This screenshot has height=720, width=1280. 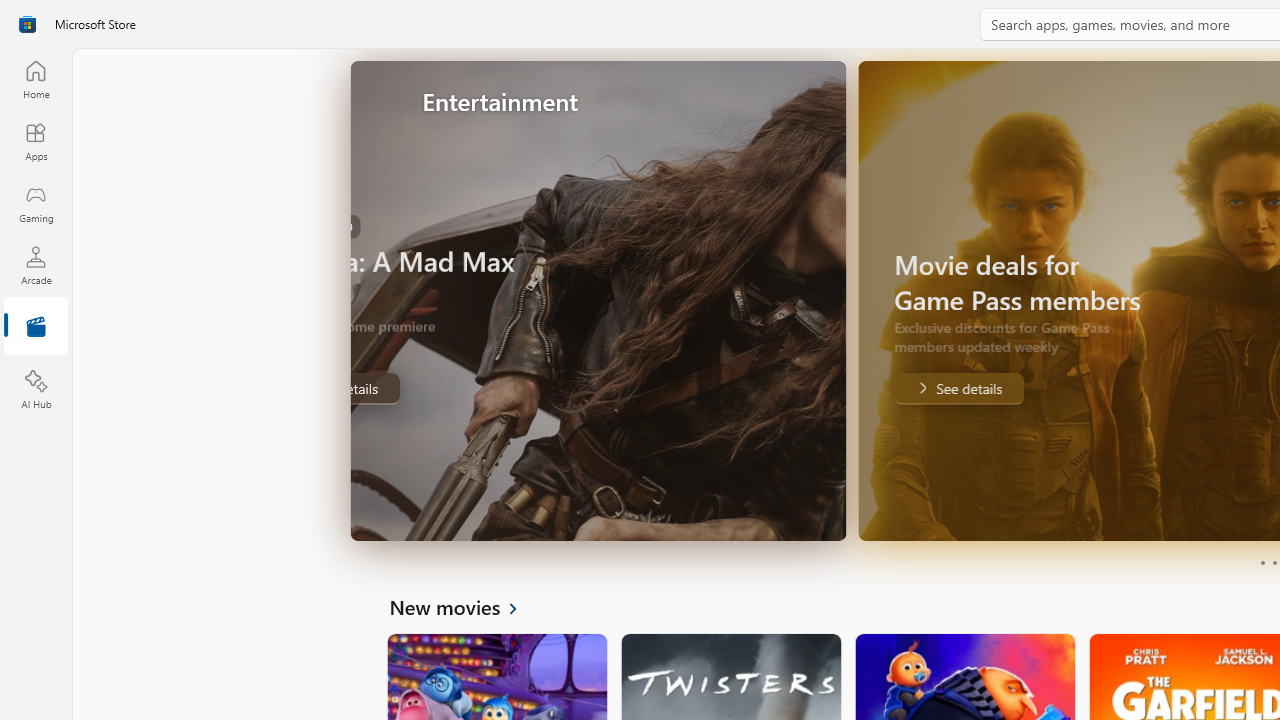 I want to click on 'See all  New movies', so click(x=464, y=605).